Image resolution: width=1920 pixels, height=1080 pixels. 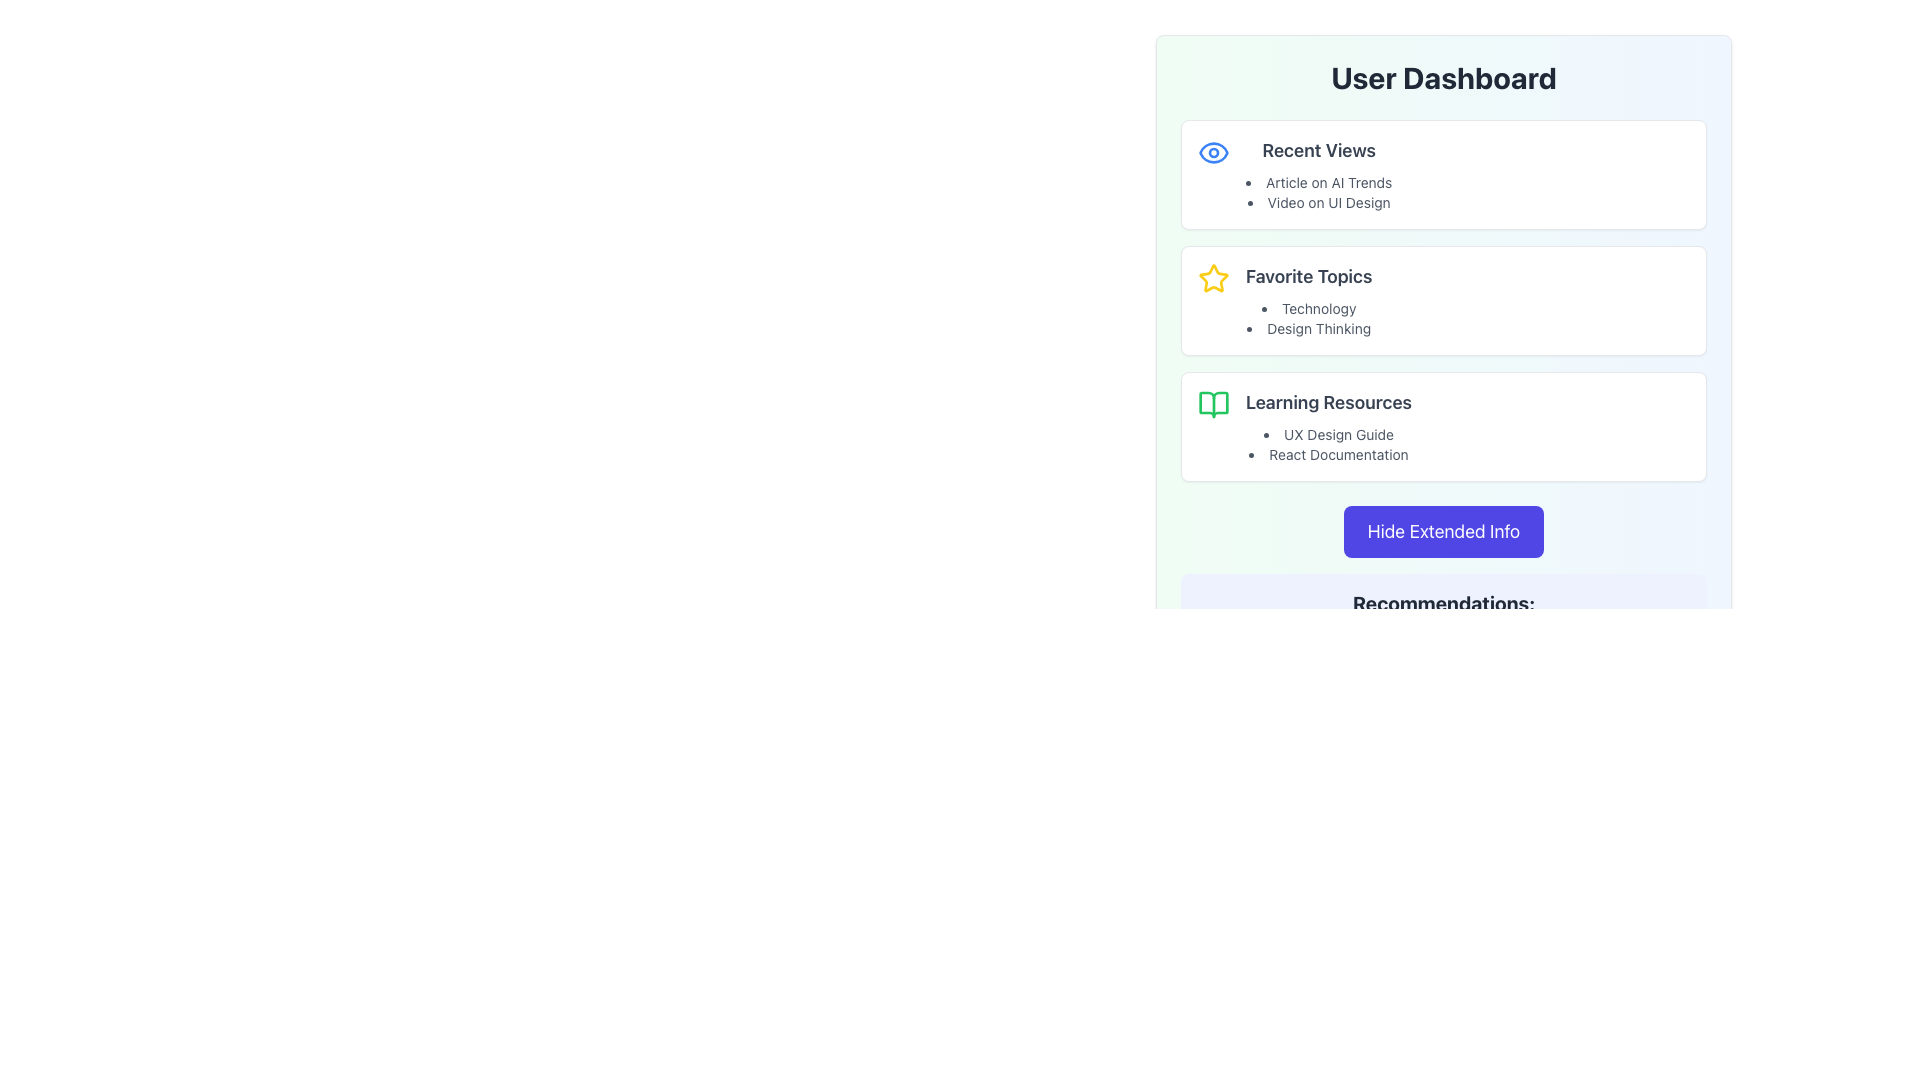 What do you see at coordinates (1309, 327) in the screenshot?
I see `text element 'Design Thinking' styled in gray color, located under the 'Favorite Topics' section, which is a bullet point list item following 'Technology'` at bounding box center [1309, 327].